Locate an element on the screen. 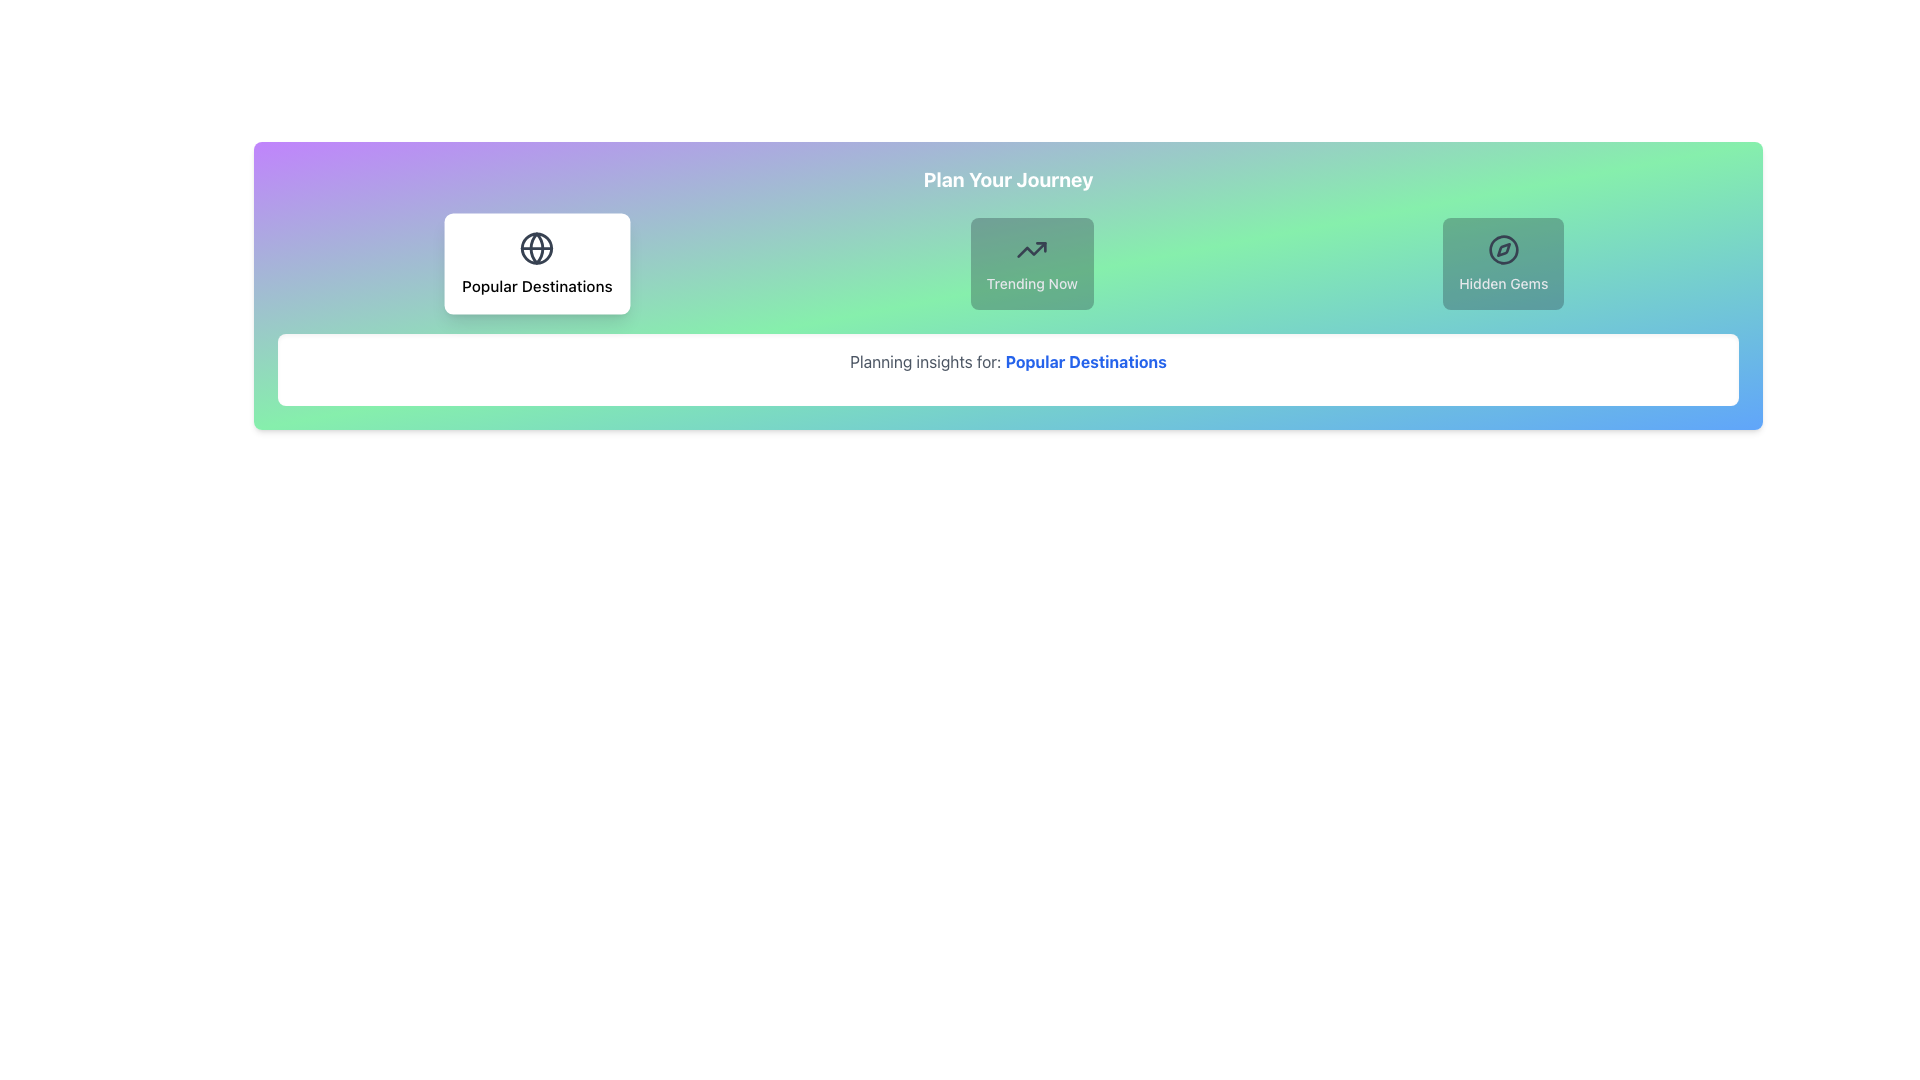 The image size is (1920, 1080). the 'Trending Now' button, which is a rectangular button with an upward trending arrow icon and the text 'Trending Now' beneath it, located under the group heading 'Plan Your Journey.' is located at coordinates (1032, 262).